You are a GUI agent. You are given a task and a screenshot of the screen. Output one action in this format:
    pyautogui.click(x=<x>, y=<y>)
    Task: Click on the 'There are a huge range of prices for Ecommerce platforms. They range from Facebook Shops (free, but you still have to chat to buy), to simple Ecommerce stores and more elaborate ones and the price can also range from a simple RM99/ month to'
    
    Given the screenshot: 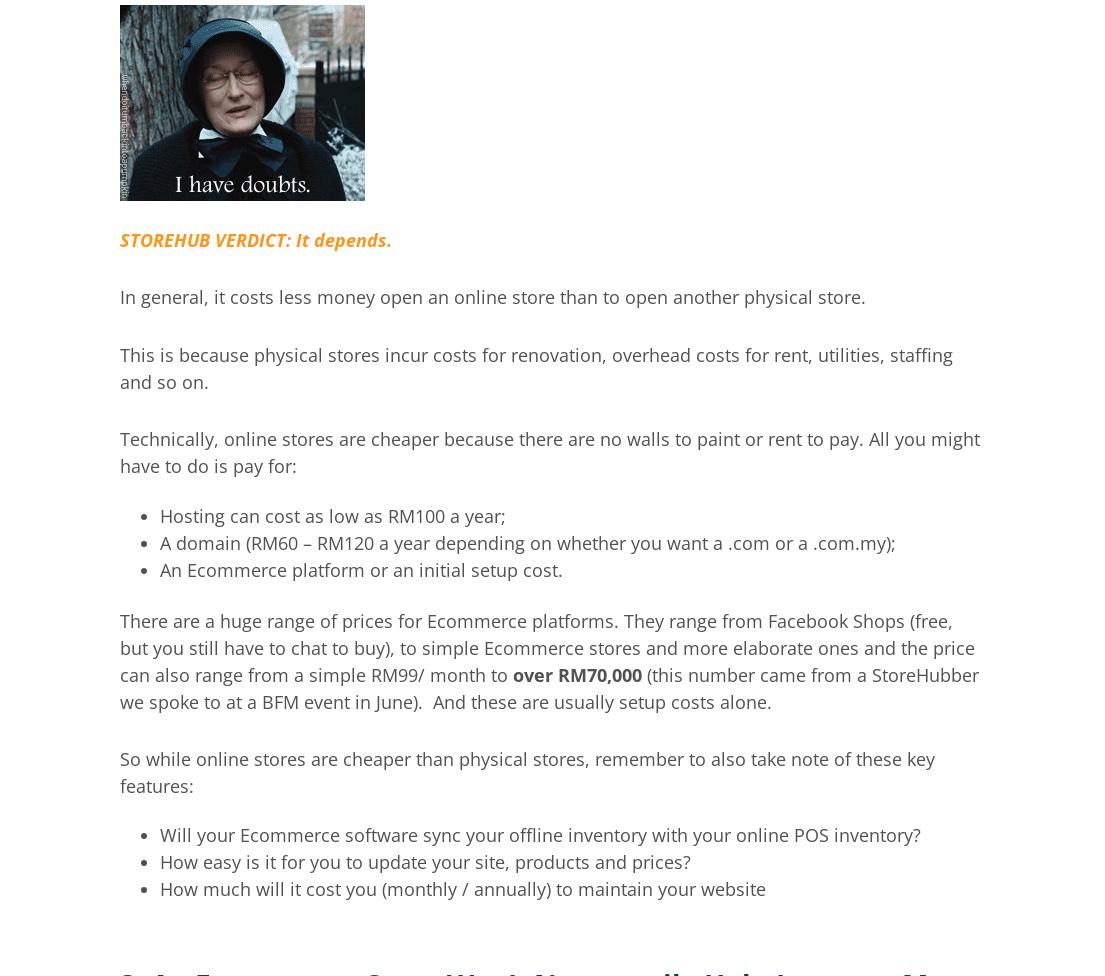 What is the action you would take?
    pyautogui.click(x=546, y=645)
    